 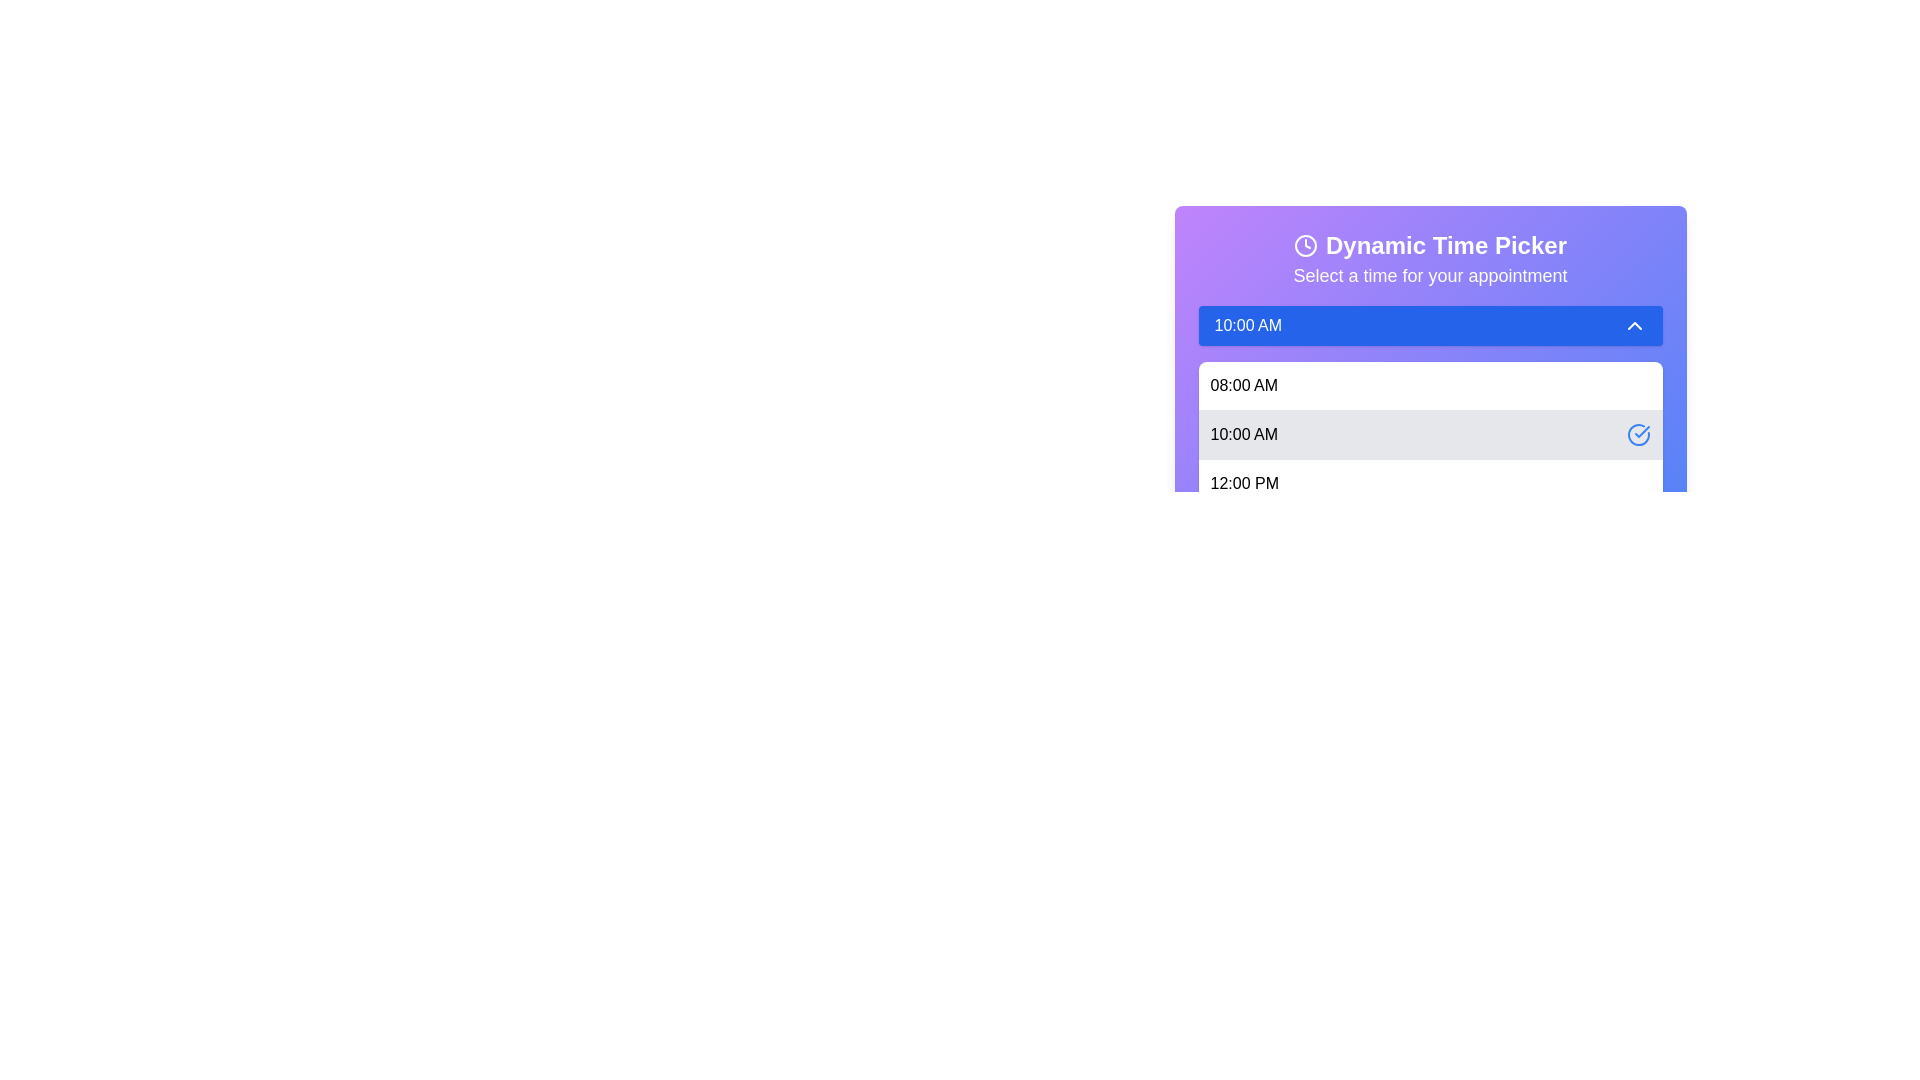 I want to click on the list item in the dropdown menu displaying '10:00 AM', so click(x=1429, y=459).